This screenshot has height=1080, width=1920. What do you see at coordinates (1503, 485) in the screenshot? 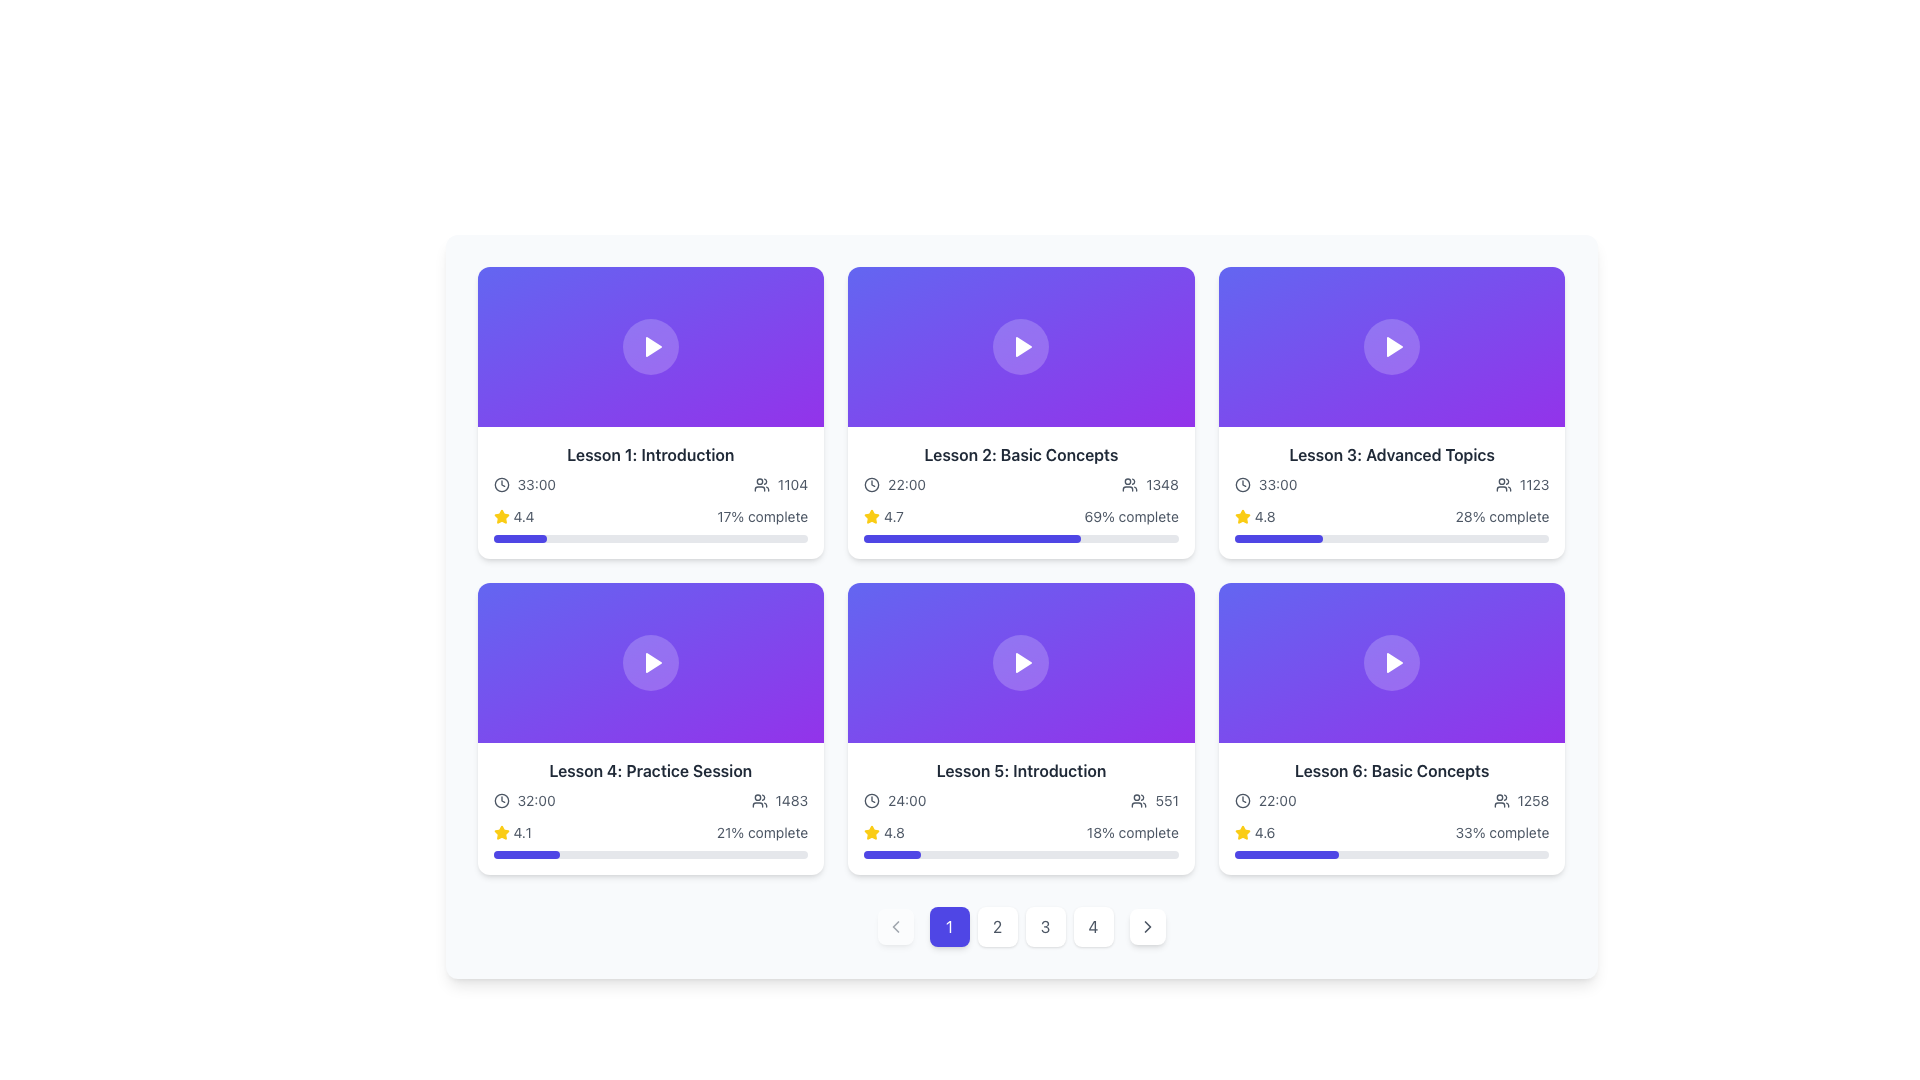
I see `the icon representing the number of participants or viewers located in the bottom-right corner of the 'Lesson 3: Advanced Topics' card, adjacent to the numerical count '1123'` at bounding box center [1503, 485].